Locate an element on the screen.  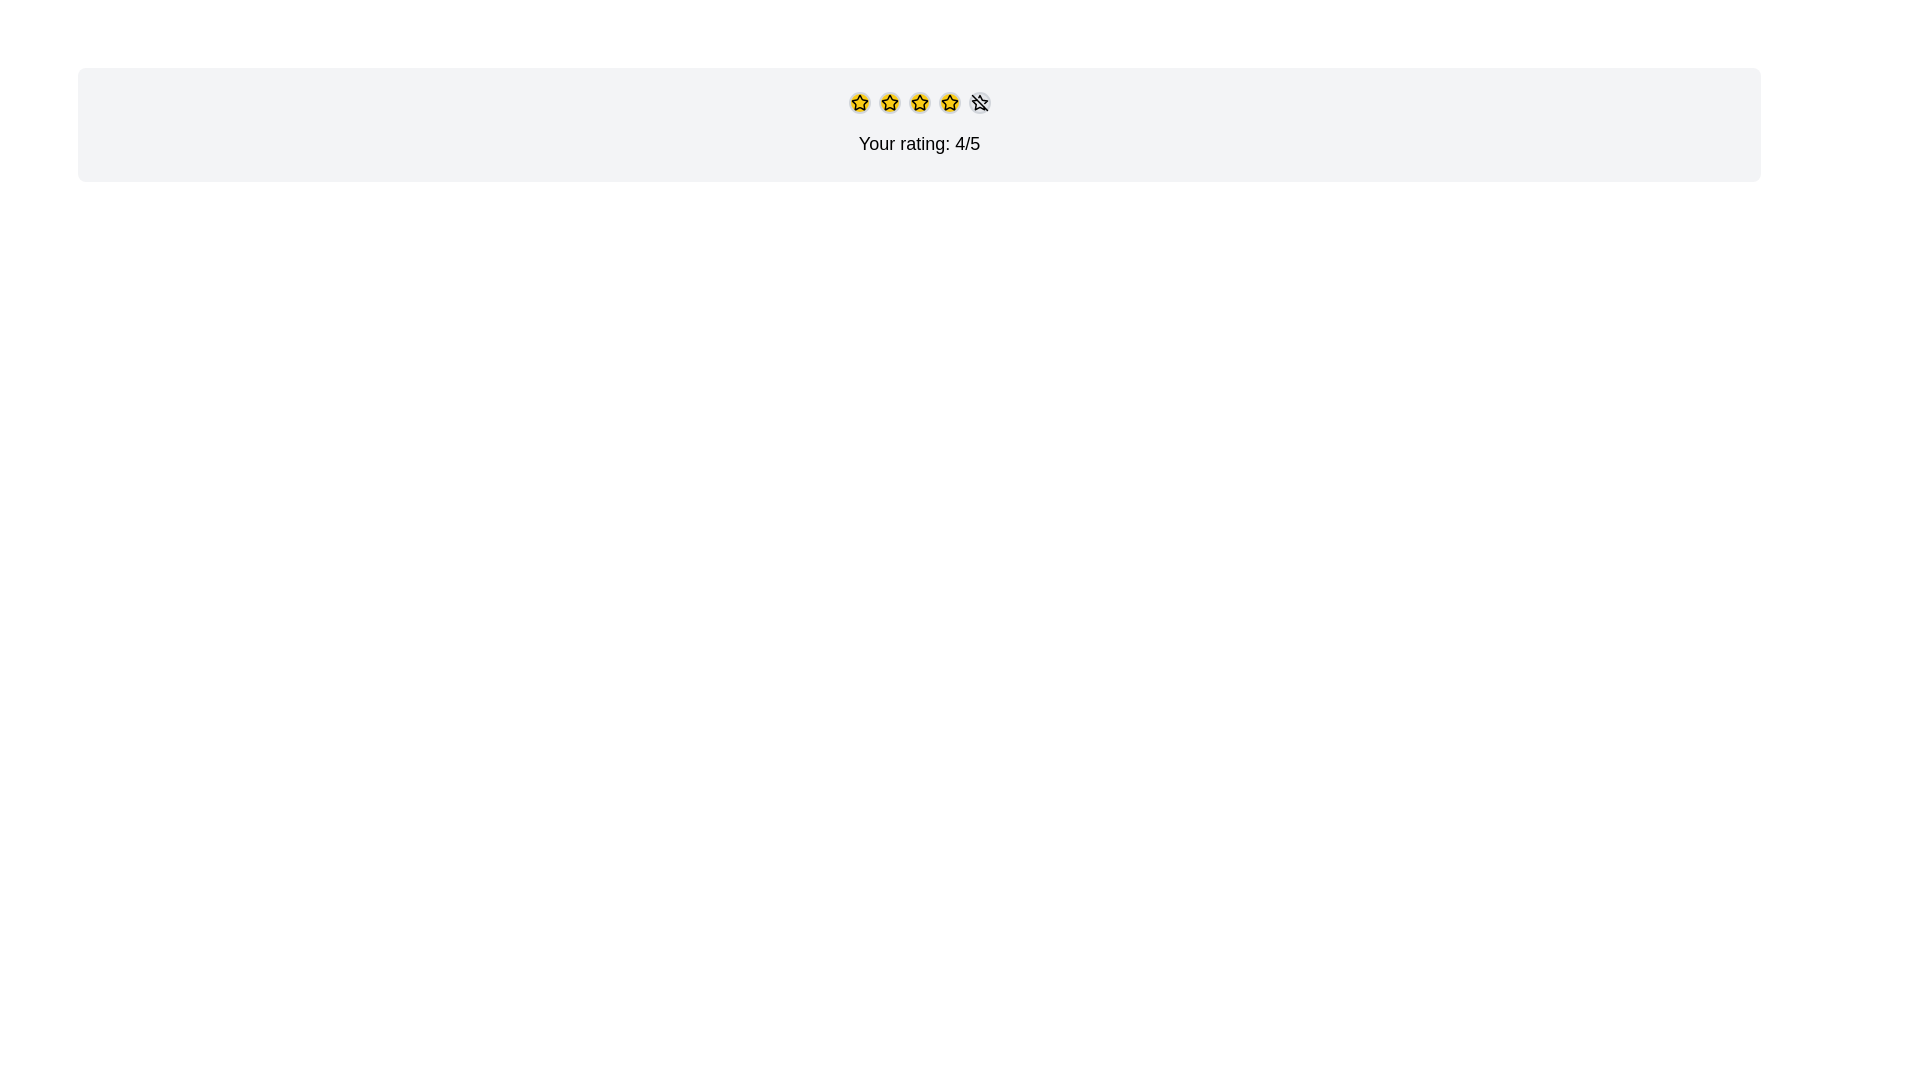
the crossed-out star rating icon, which is the fifth icon in a horizontal row of five is located at coordinates (979, 103).